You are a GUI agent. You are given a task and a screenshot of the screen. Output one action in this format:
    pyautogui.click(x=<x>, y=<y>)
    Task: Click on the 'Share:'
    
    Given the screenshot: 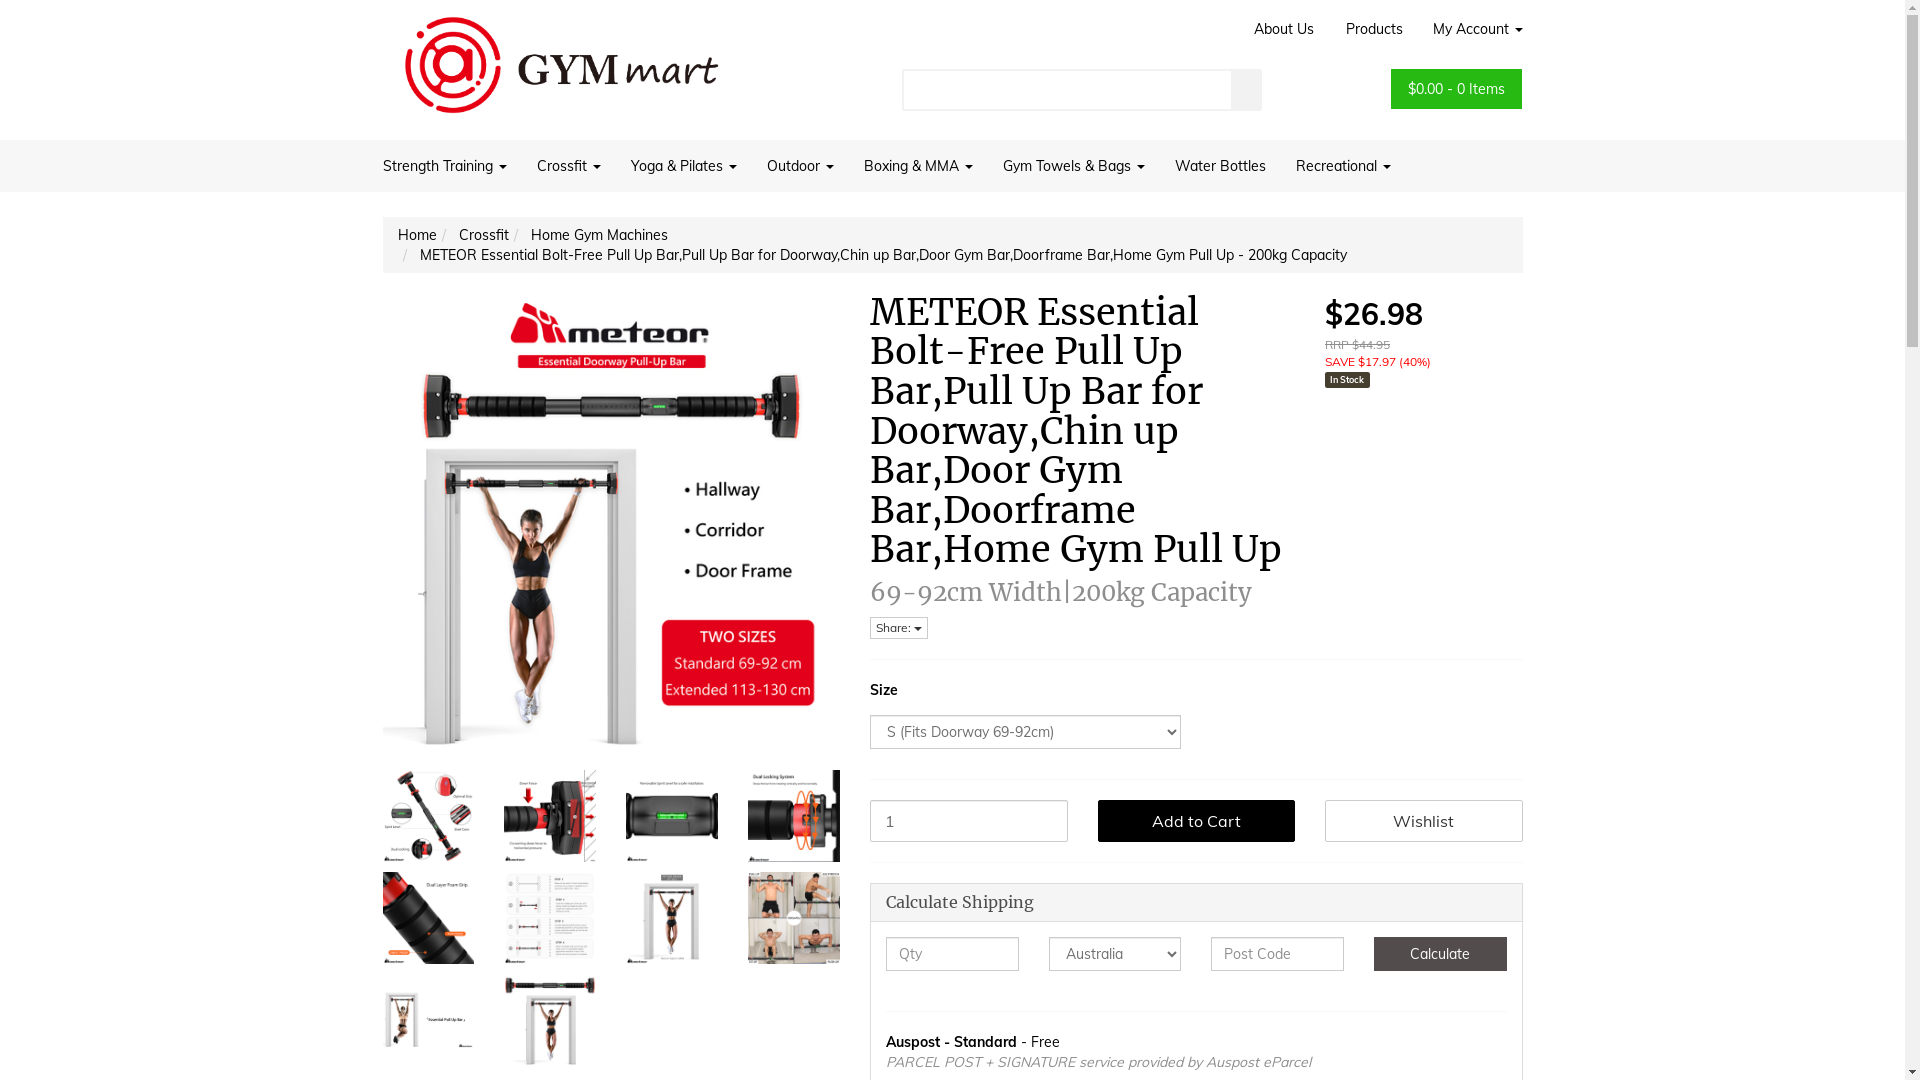 What is the action you would take?
    pyautogui.click(x=897, y=627)
    